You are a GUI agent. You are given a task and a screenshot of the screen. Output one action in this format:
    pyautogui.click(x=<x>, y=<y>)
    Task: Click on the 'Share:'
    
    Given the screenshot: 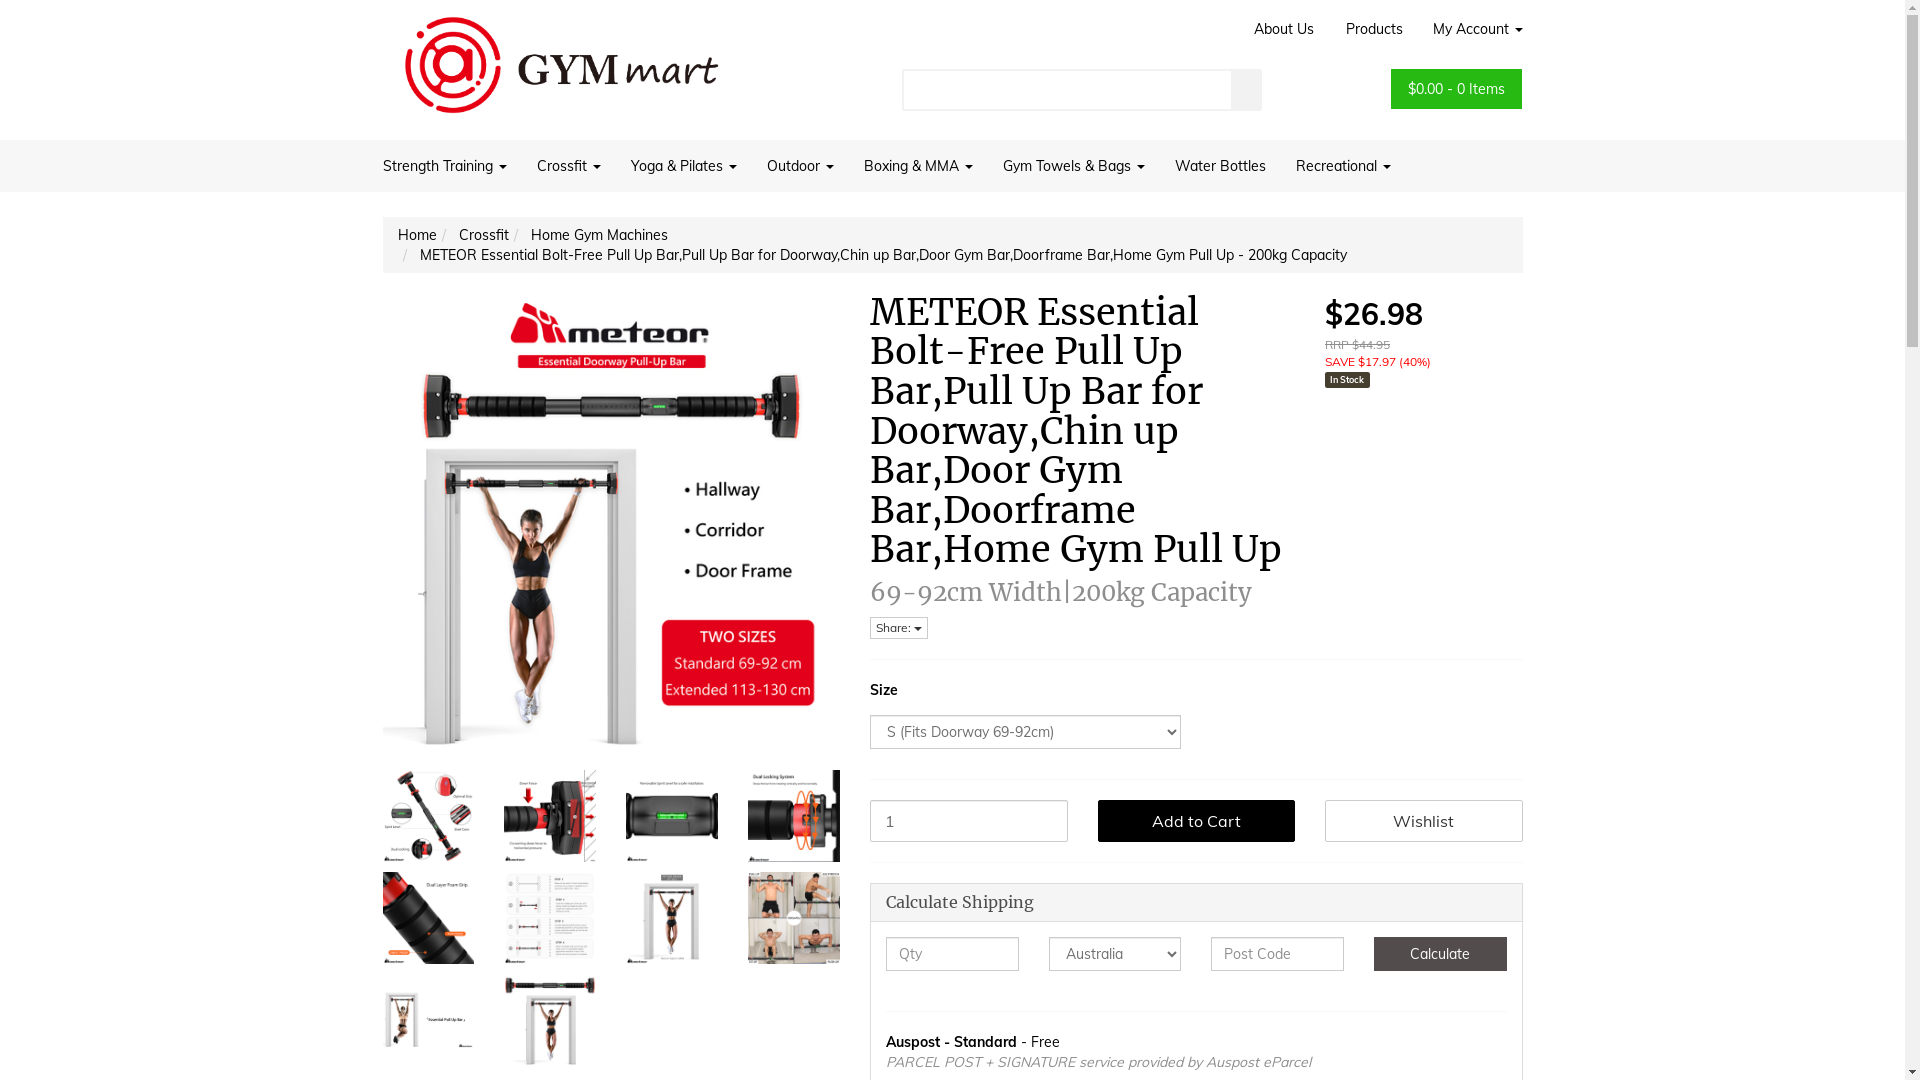 What is the action you would take?
    pyautogui.click(x=897, y=627)
    